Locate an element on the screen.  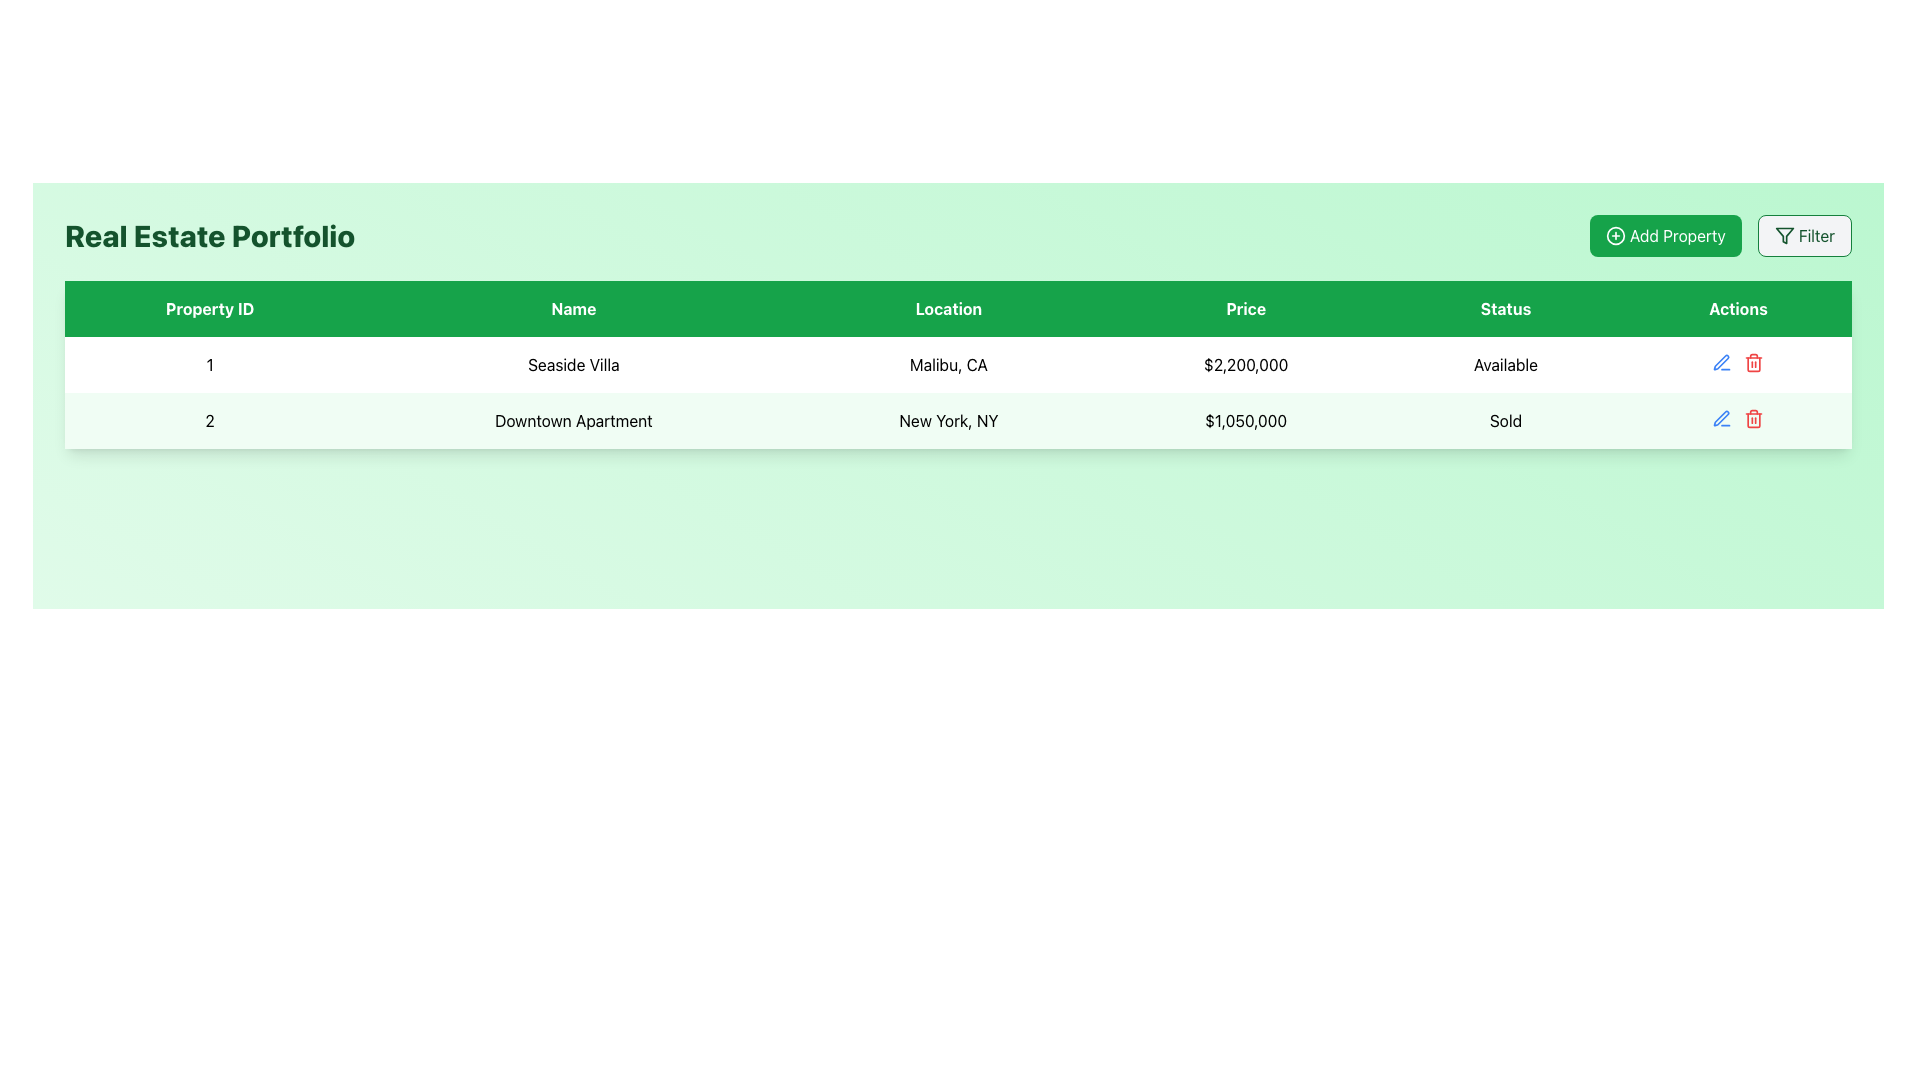
the filter funnel icon, which is styled with a green stroke and located to the left of the 'Filter' text within a rounded button at the top-right section of the interface is located at coordinates (1784, 234).